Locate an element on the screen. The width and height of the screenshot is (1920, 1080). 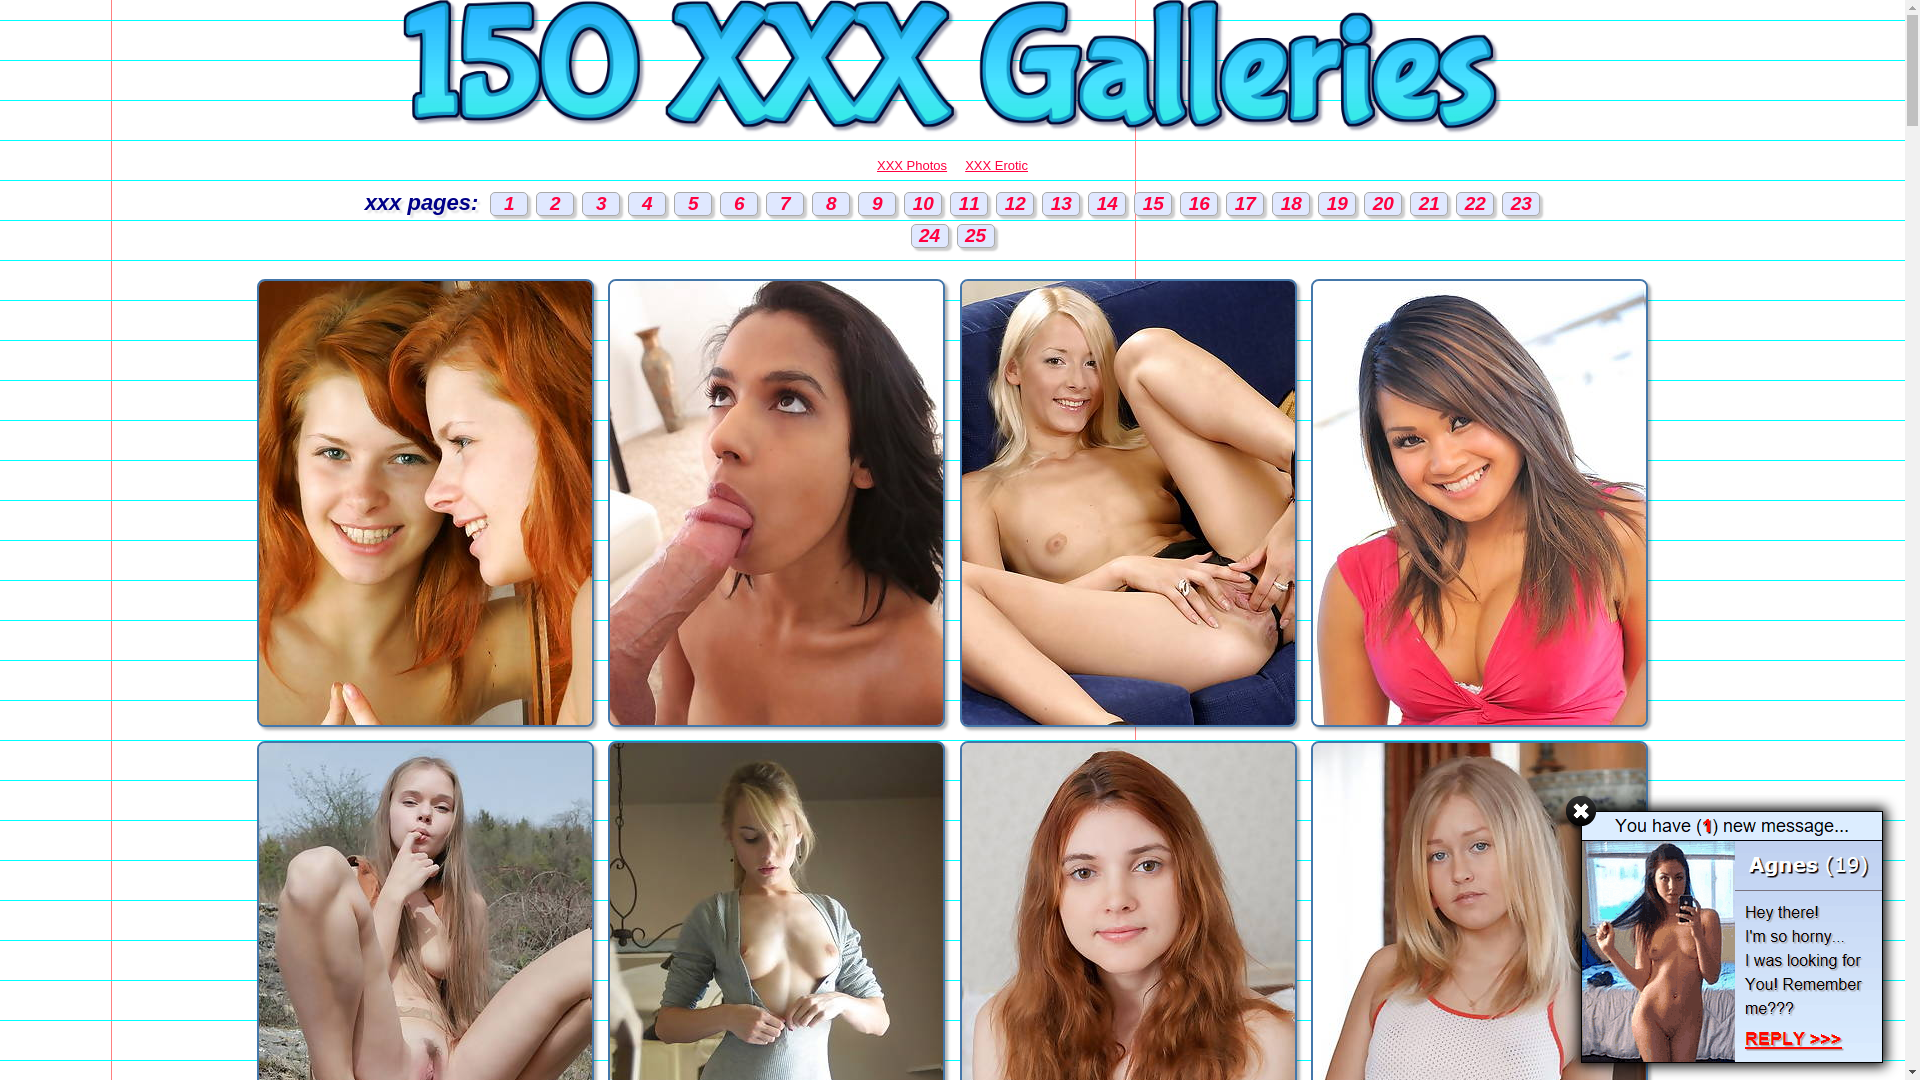
'#' is located at coordinates (1579, 810).